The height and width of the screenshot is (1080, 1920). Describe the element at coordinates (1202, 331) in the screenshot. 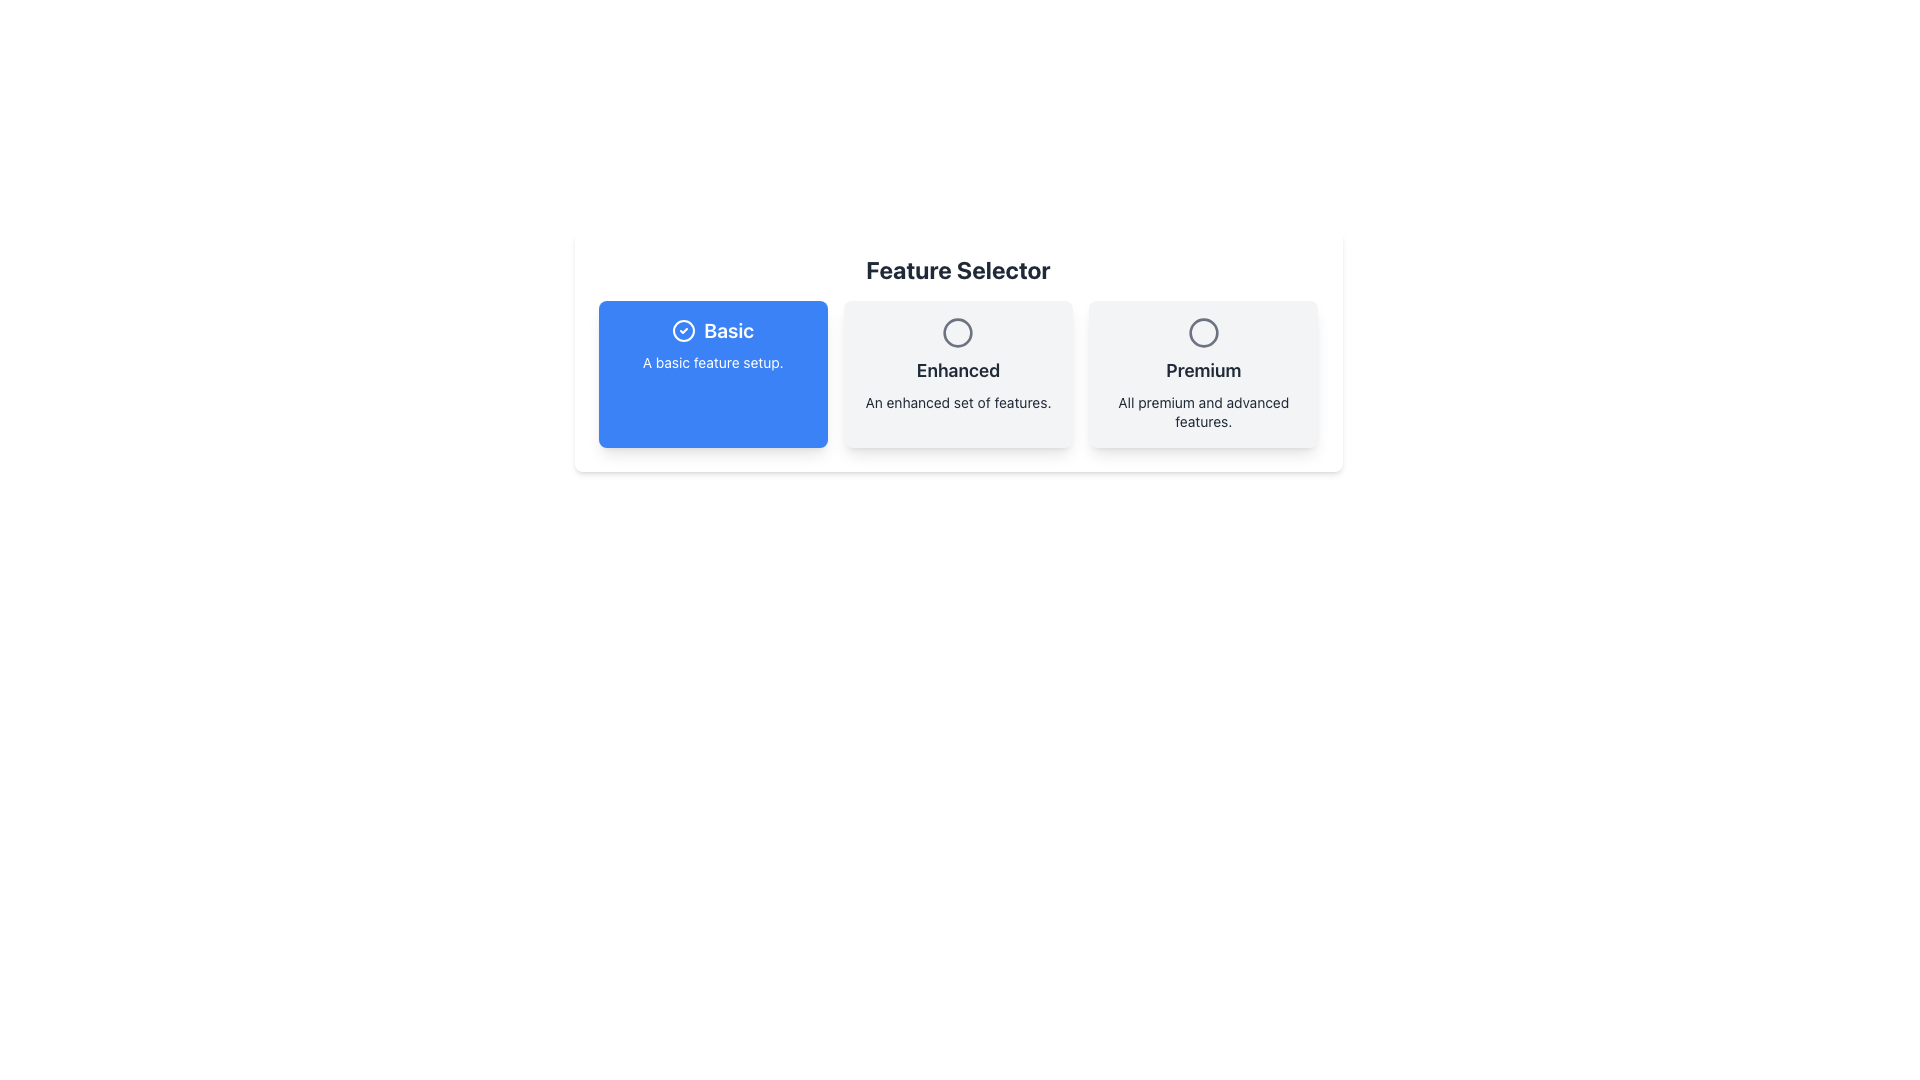

I see `the decorative or status indicator icon for the 'Premium' card located in the 'Feature Selector' section` at that location.